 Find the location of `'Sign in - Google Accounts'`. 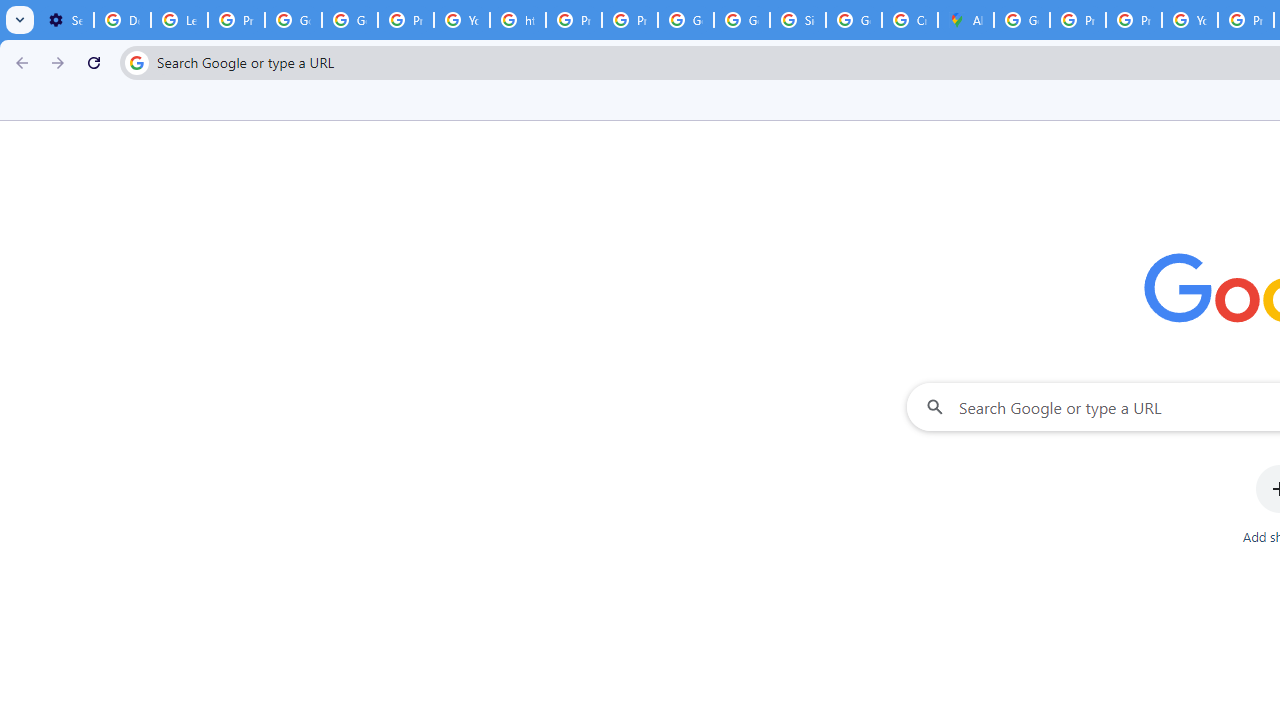

'Sign in - Google Accounts' is located at coordinates (797, 20).